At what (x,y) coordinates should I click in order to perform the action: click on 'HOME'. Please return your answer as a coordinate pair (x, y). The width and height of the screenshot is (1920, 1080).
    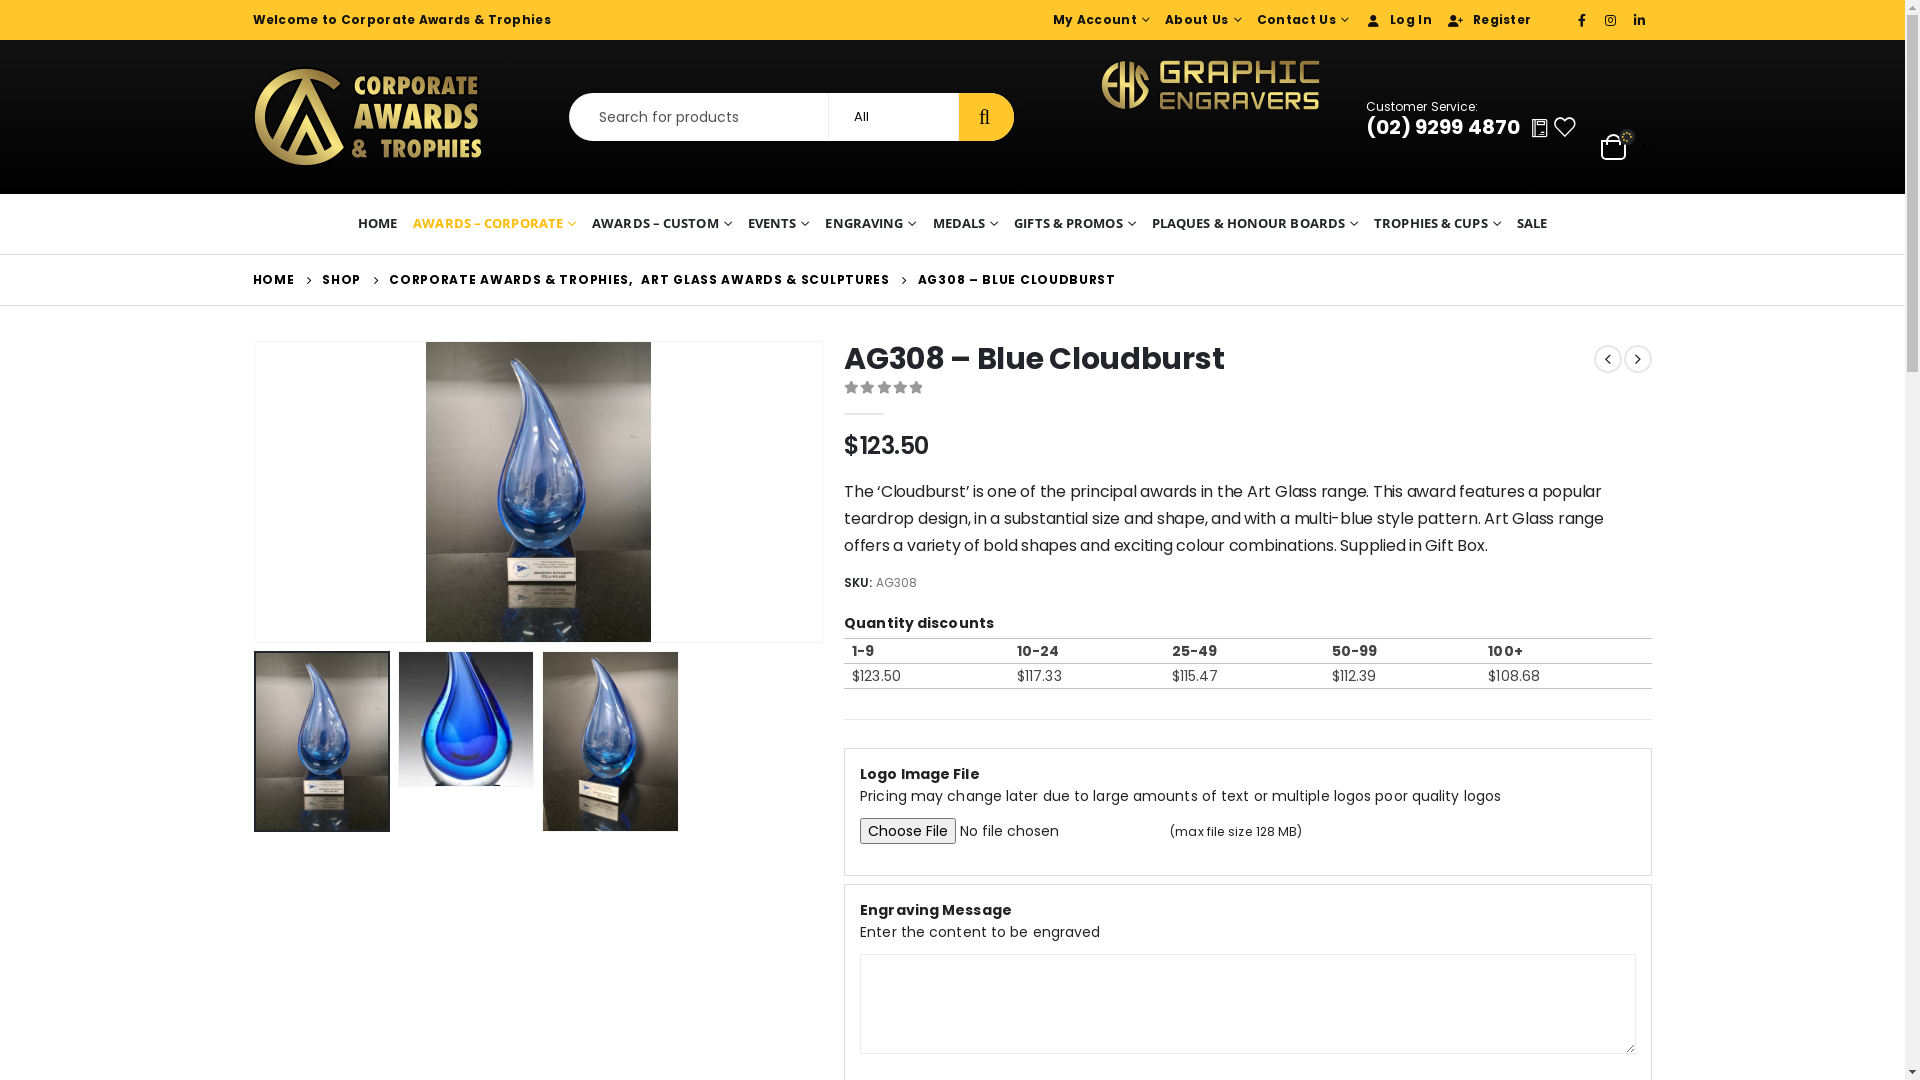
    Looking at the image, I should click on (377, 223).